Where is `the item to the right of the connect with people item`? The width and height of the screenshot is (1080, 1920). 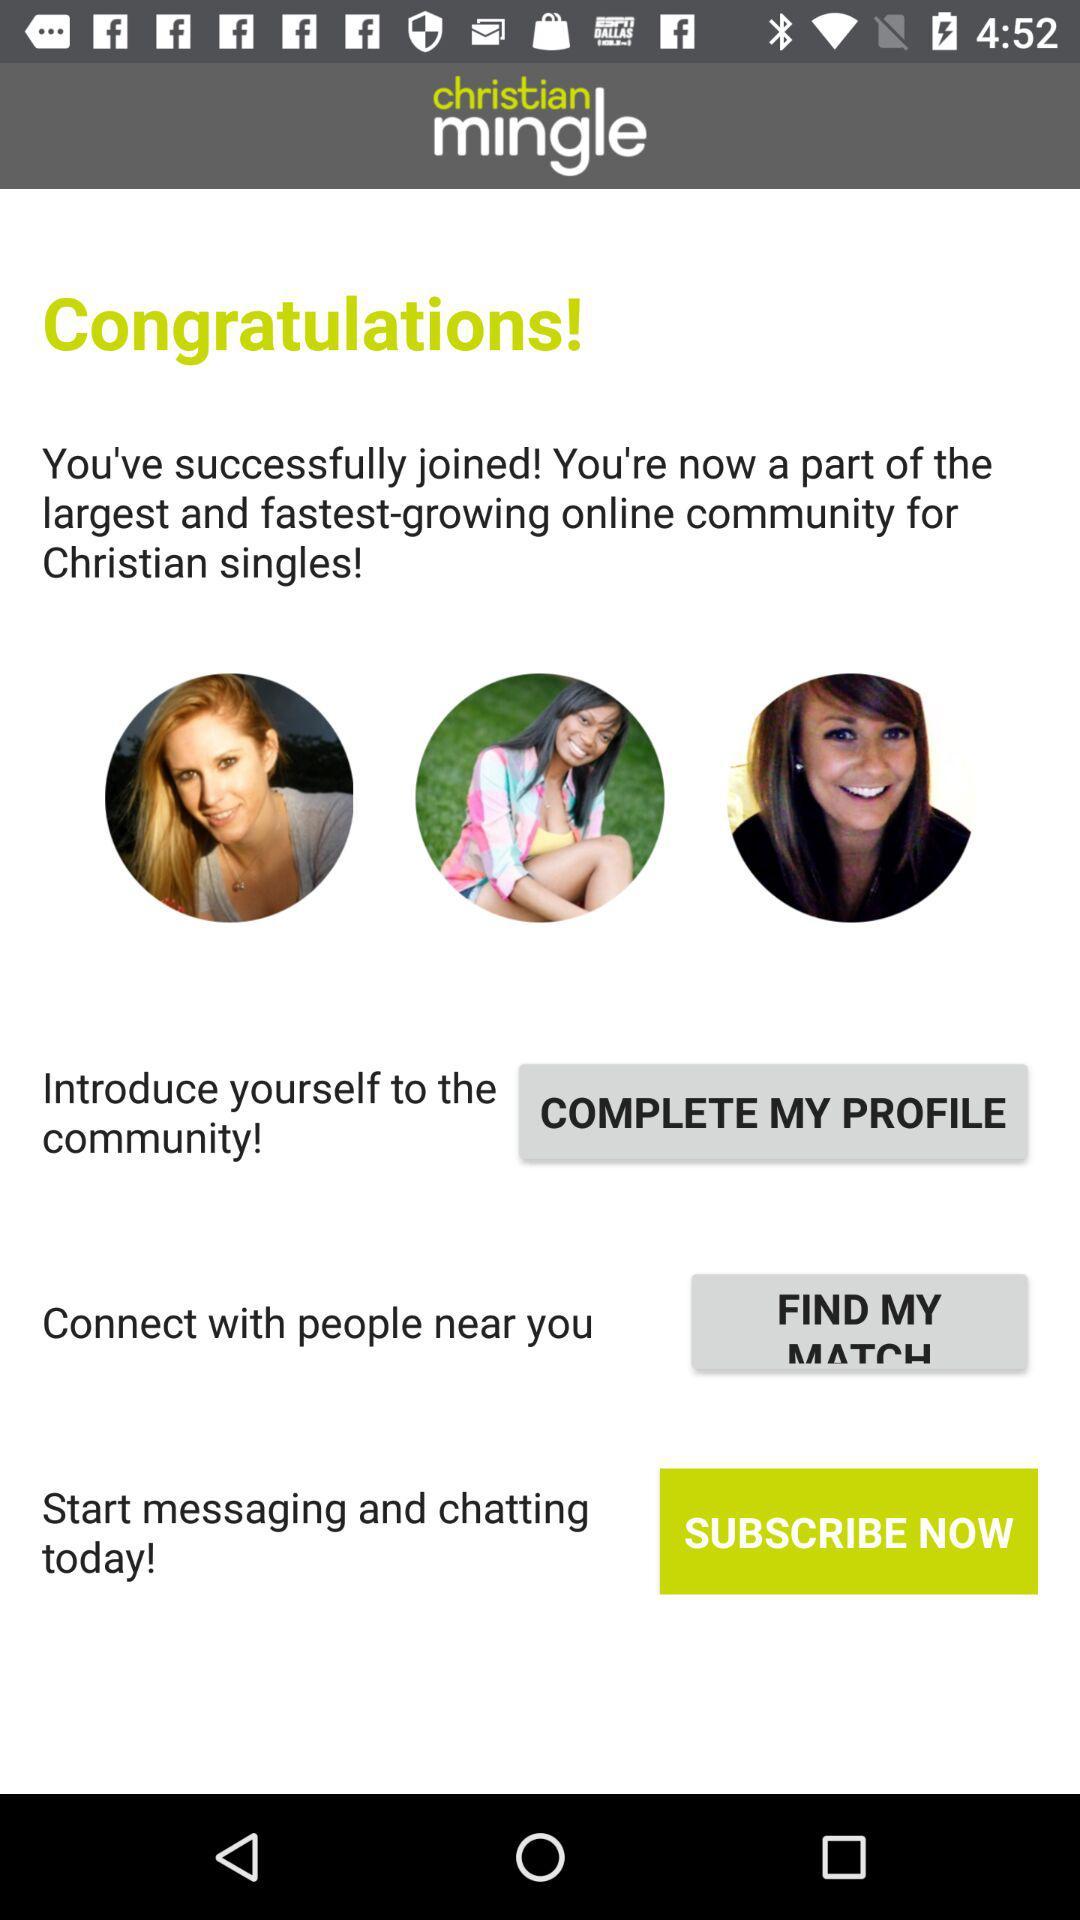
the item to the right of the connect with people item is located at coordinates (858, 1321).